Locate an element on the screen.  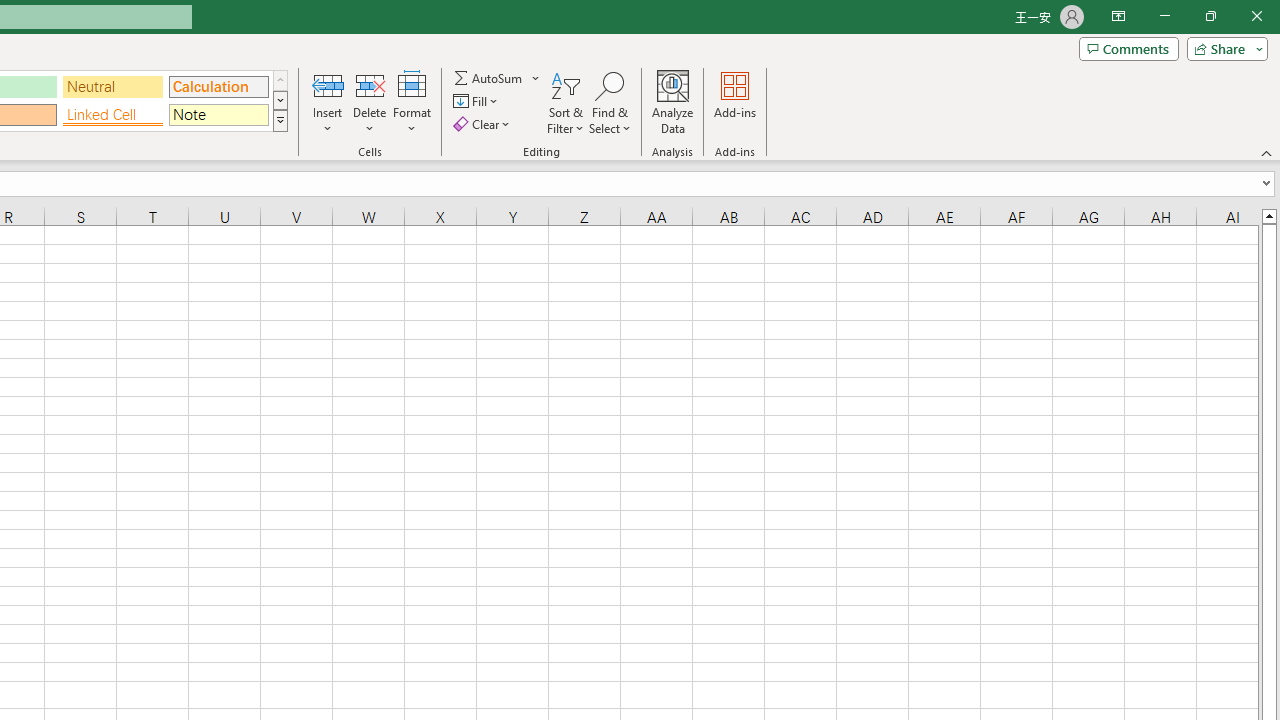
'Delete Cells...' is located at coordinates (369, 84).